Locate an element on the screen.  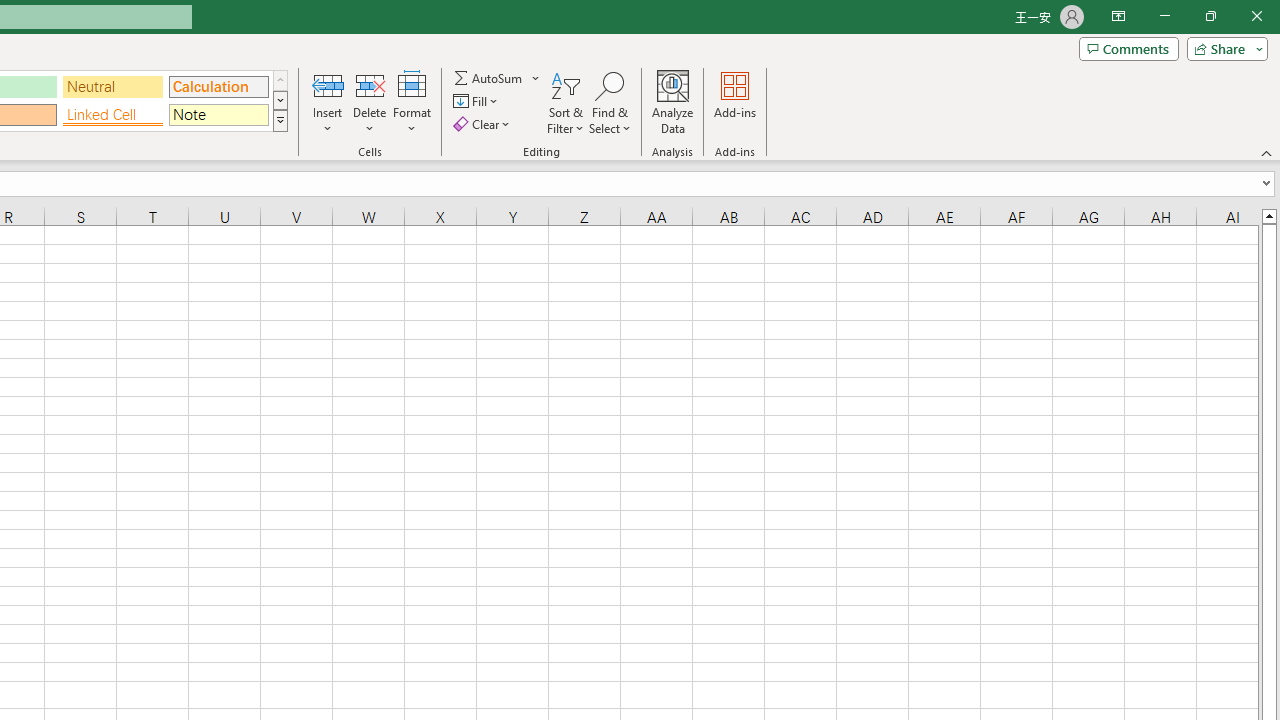
'Delete Cells...' is located at coordinates (369, 84).